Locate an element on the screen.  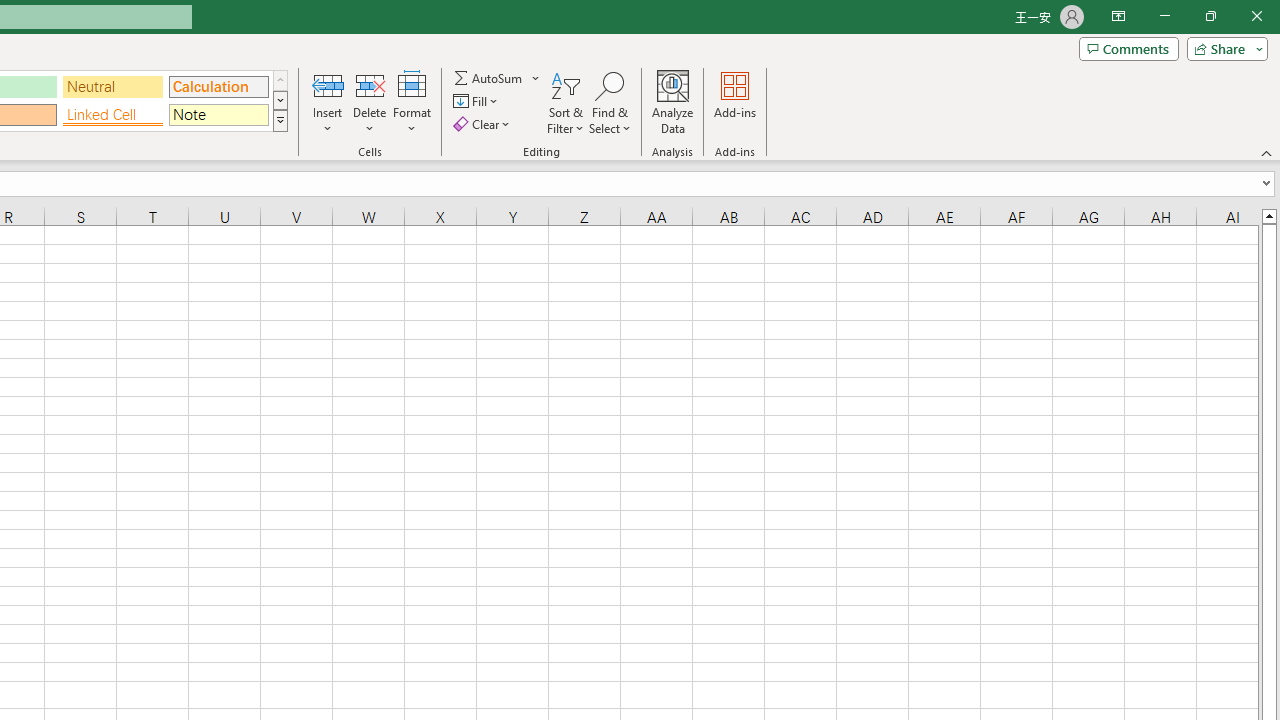
'Delete Cells...' is located at coordinates (369, 84).